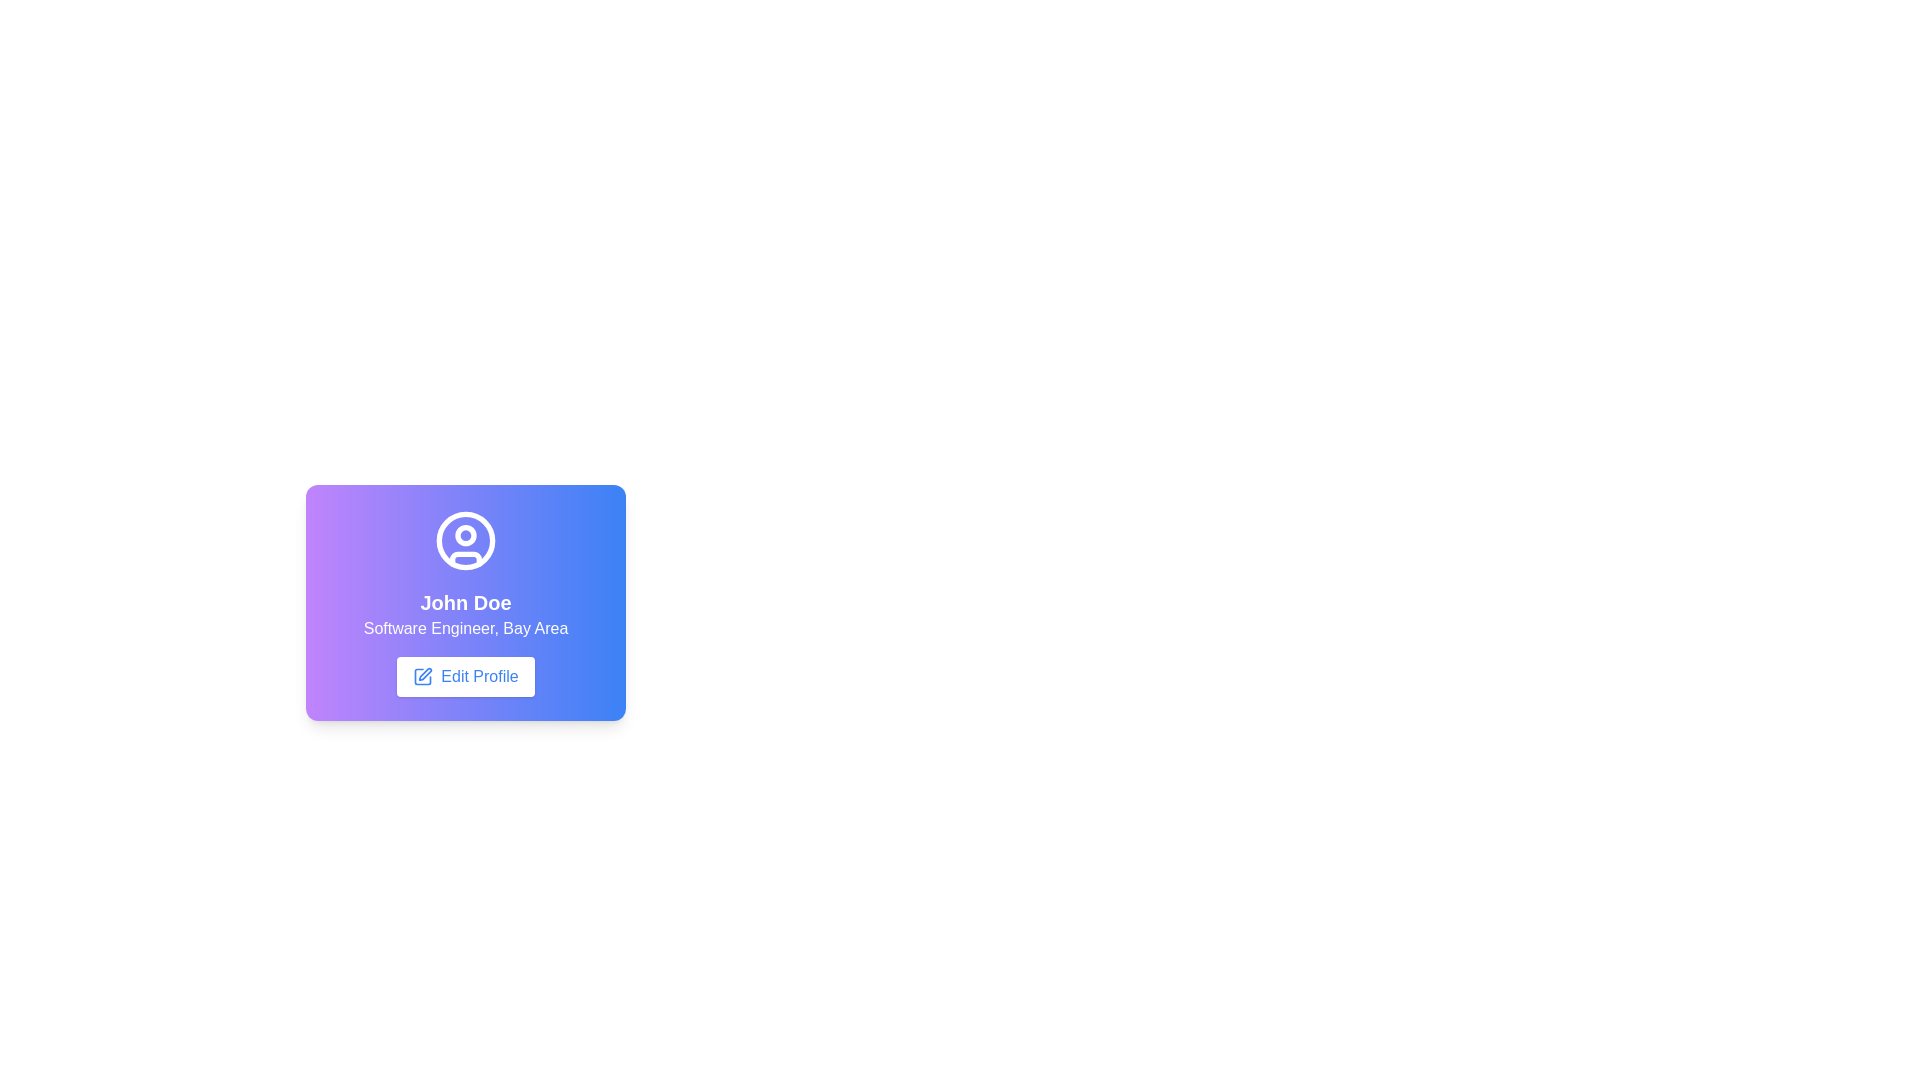 This screenshot has height=1080, width=1920. What do you see at coordinates (464, 676) in the screenshot?
I see `the edit button located at the bottom of the profile card, which is centered below the text 'Software Engineer, Bay Area'` at bounding box center [464, 676].